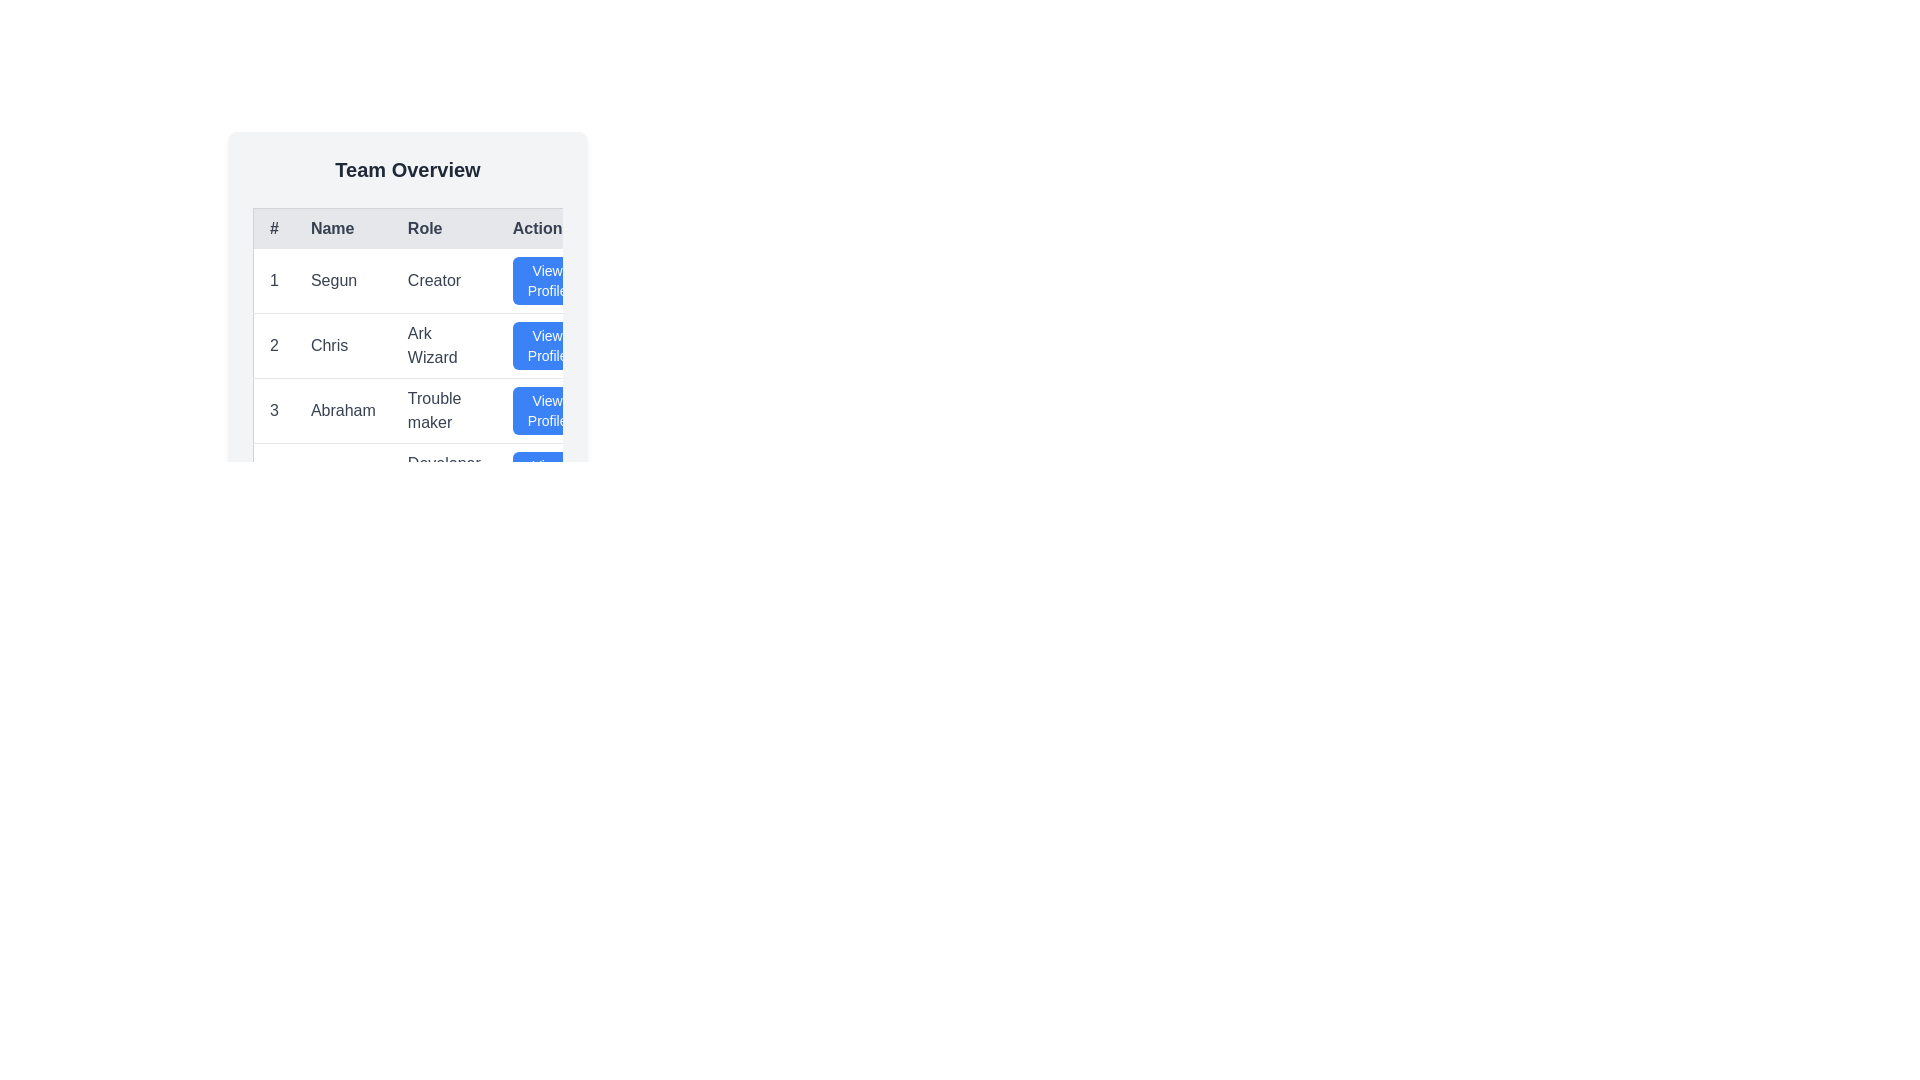 This screenshot has width=1920, height=1080. Describe the element at coordinates (343, 410) in the screenshot. I see `static text label for the name 'Abraham', located in the third row of the table under the 'Name' column, positioned between the numeric indicator '3' and the 'Role' field 'Trouble maker'` at that location.